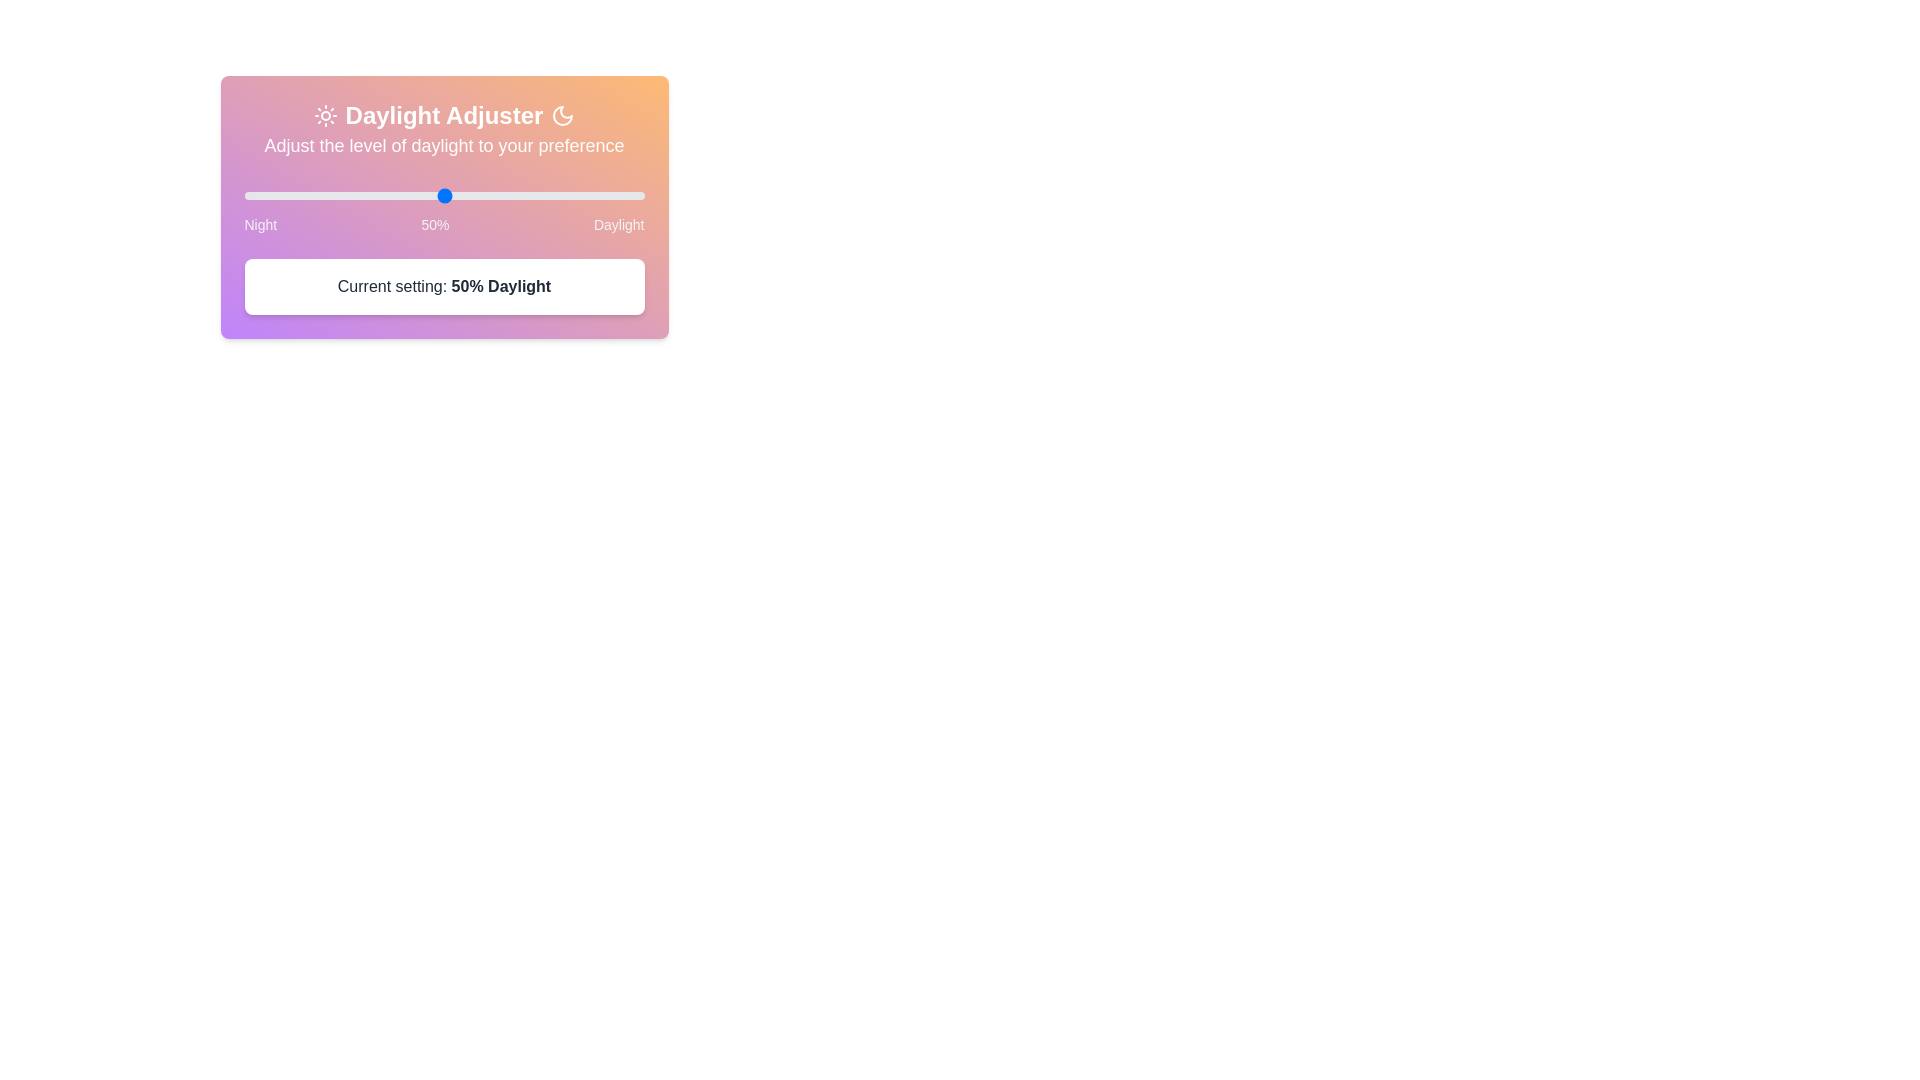  What do you see at coordinates (243, 196) in the screenshot?
I see `the slider to set the daylight level to 34%` at bounding box center [243, 196].